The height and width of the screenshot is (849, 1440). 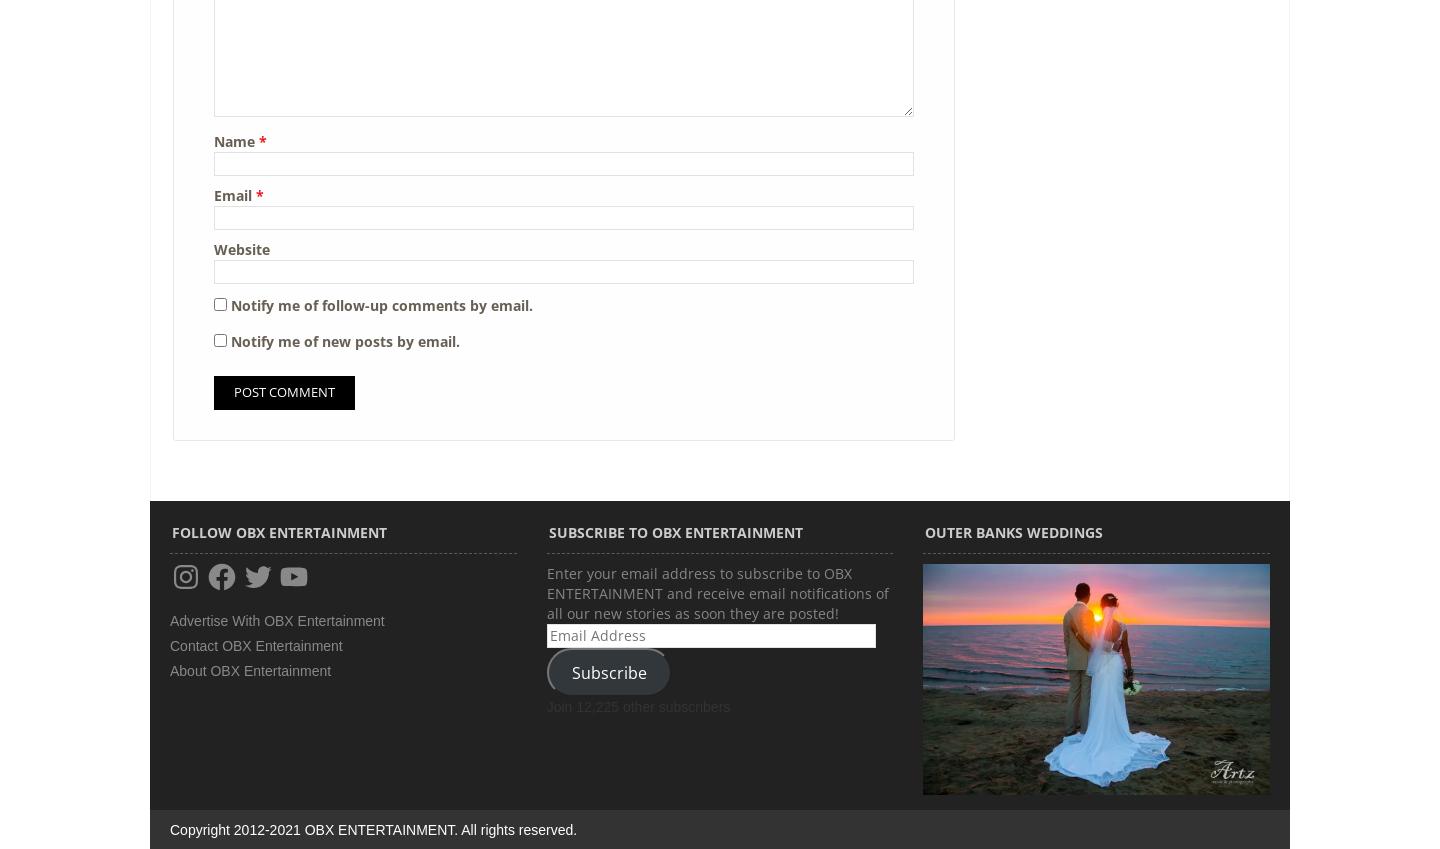 I want to click on 'Copyright 2012-2021 OBX ENTERTAINMENT. All rights reserved.', so click(x=372, y=828).